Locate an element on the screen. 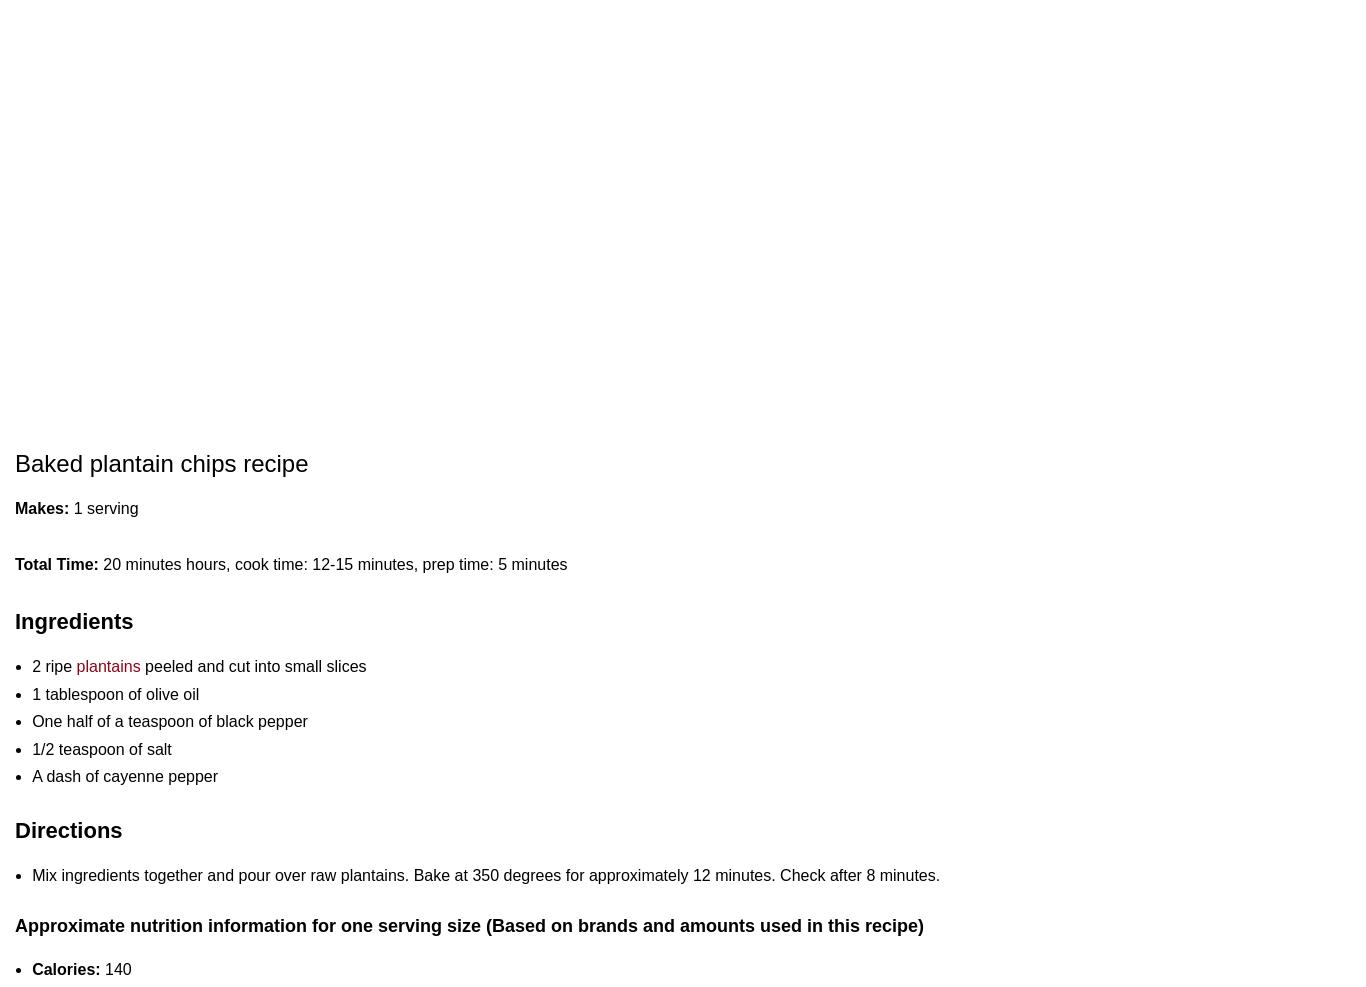  '140' is located at coordinates (114, 968).